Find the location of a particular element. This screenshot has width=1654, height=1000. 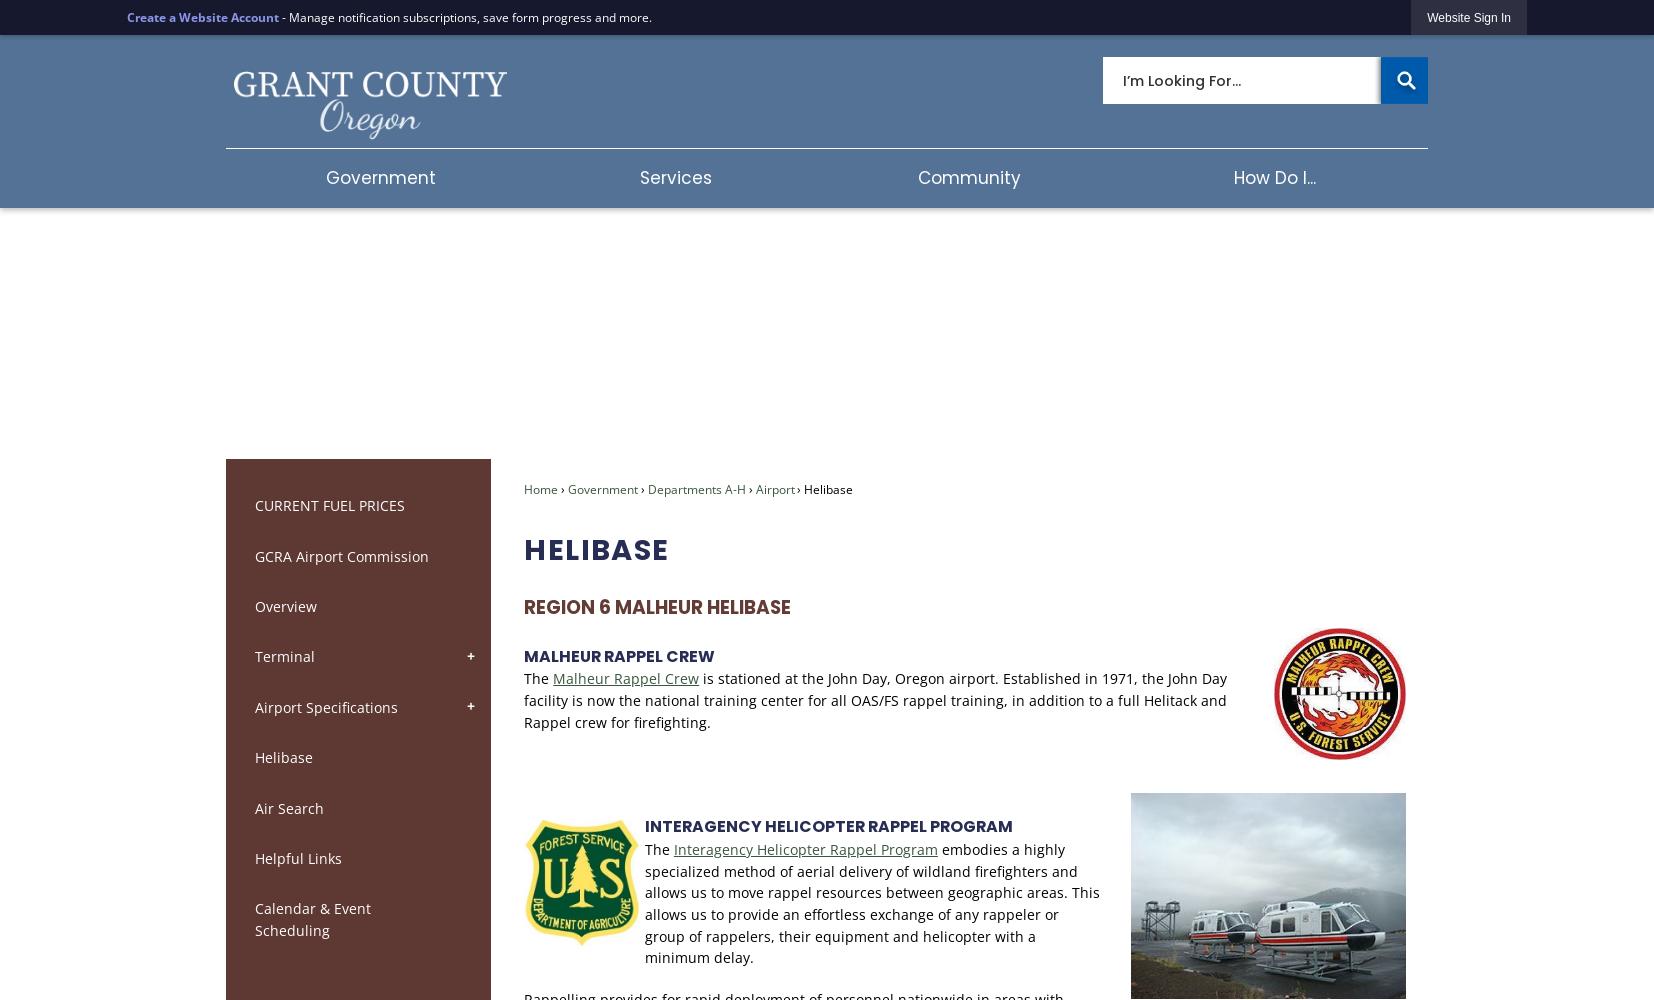

'Home' is located at coordinates (541, 487).